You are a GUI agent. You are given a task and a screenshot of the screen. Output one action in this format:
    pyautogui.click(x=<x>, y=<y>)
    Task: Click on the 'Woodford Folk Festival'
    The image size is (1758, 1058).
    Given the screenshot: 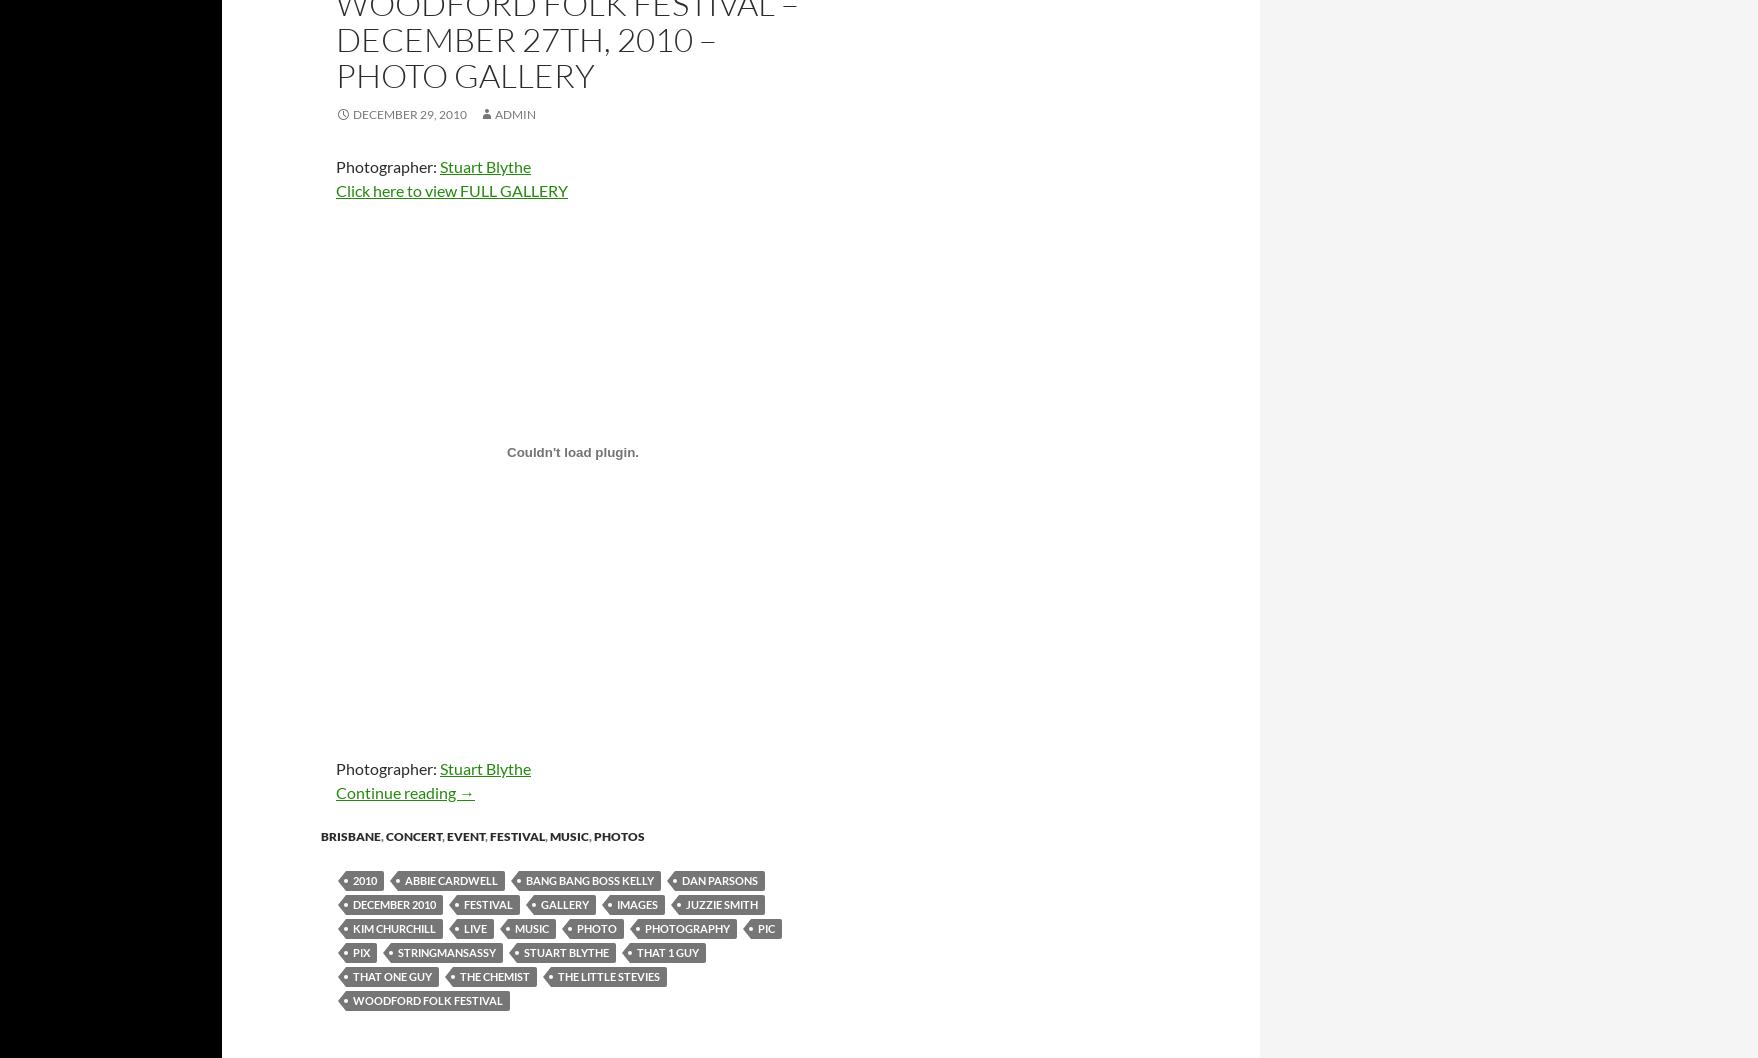 What is the action you would take?
    pyautogui.click(x=428, y=998)
    